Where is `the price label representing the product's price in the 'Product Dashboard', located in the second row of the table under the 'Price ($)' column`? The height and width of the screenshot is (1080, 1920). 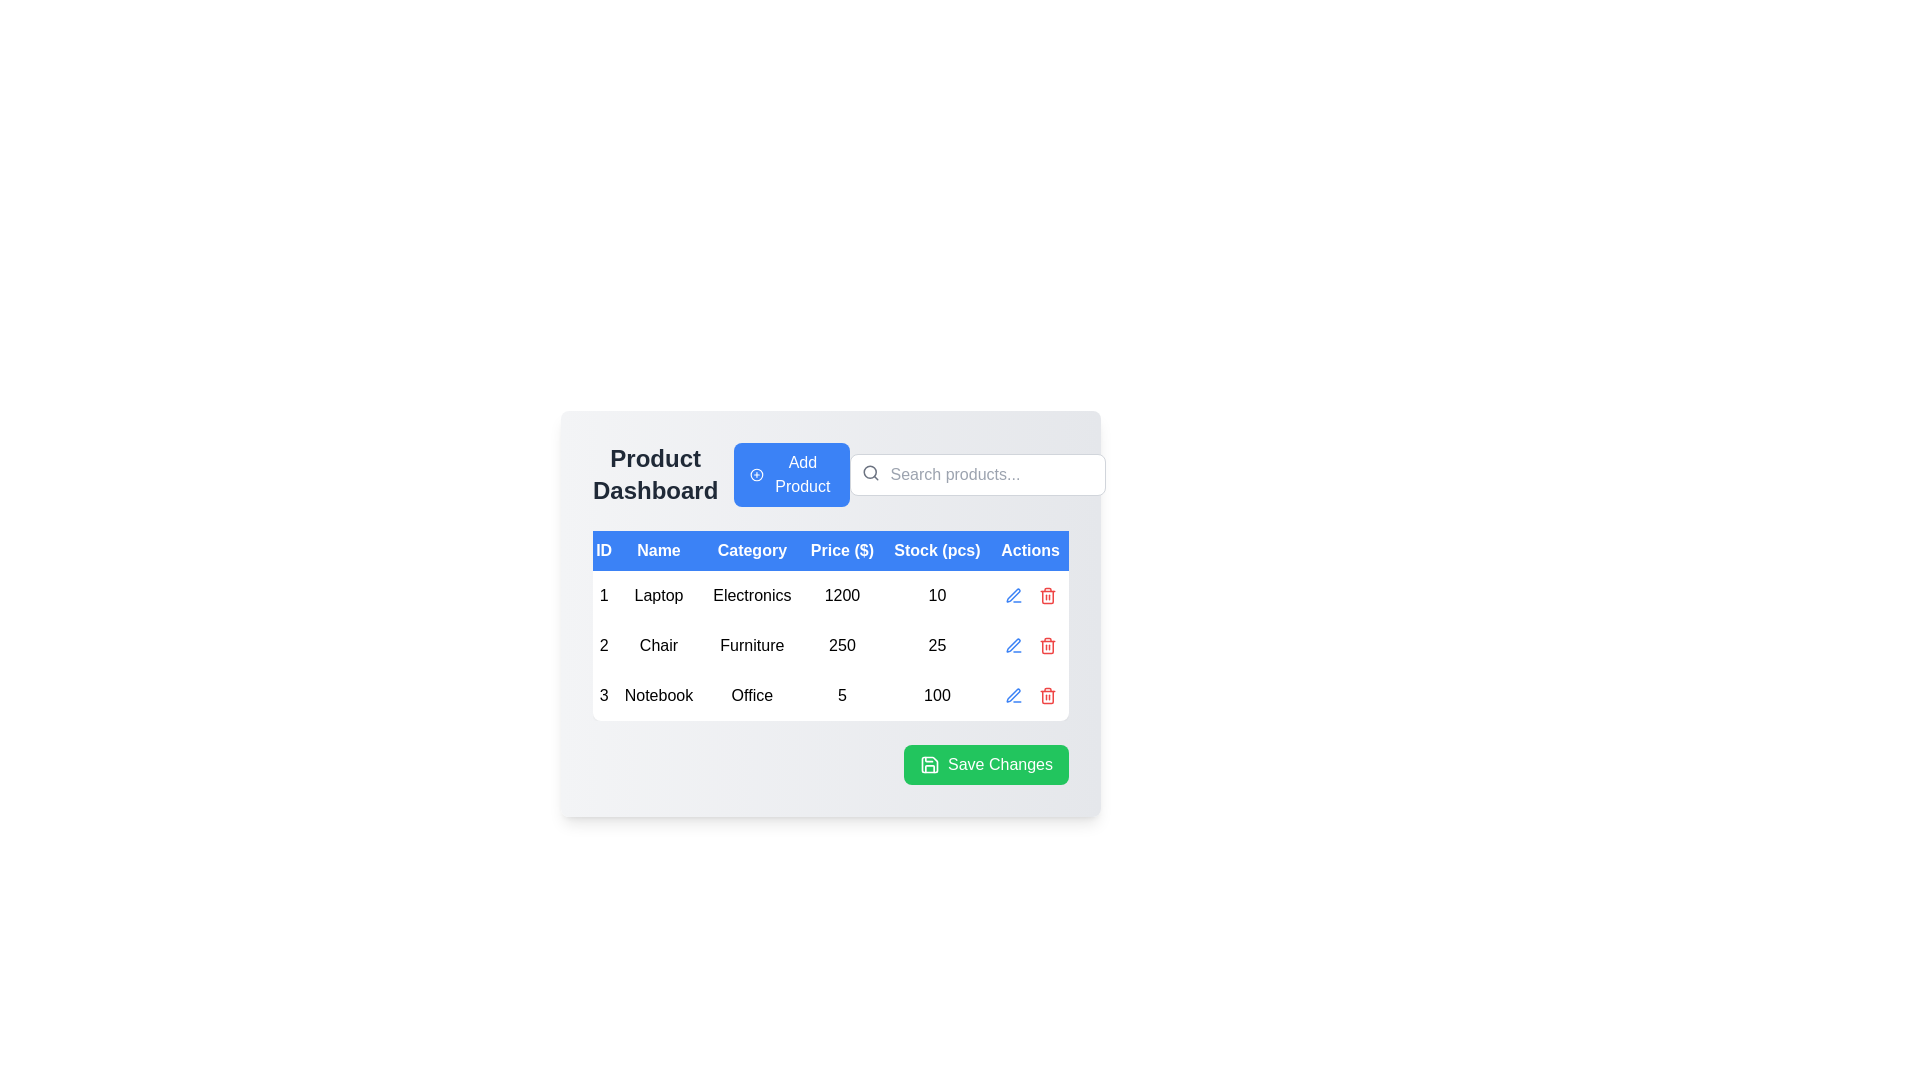 the price label representing the product's price in the 'Product Dashboard', located in the second row of the table under the 'Price ($)' column is located at coordinates (842, 645).